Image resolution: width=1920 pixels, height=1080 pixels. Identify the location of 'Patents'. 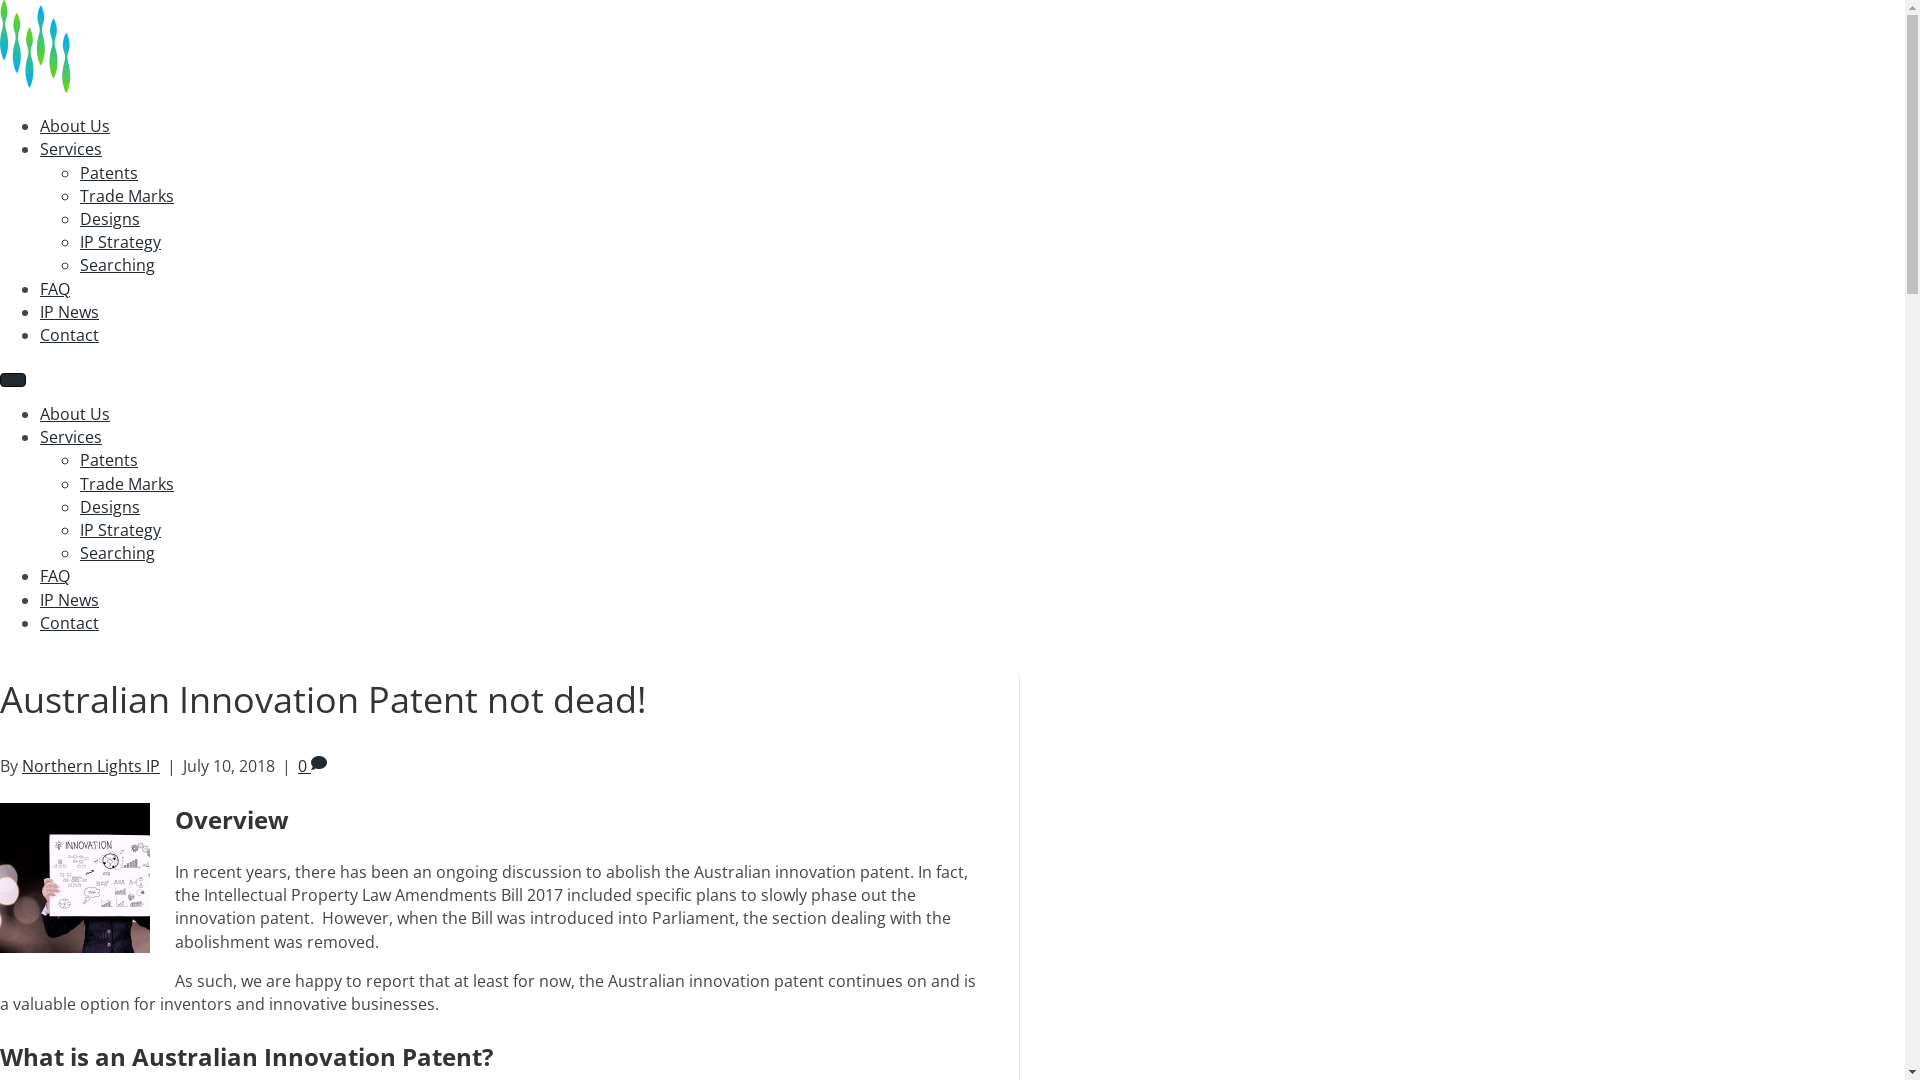
(108, 459).